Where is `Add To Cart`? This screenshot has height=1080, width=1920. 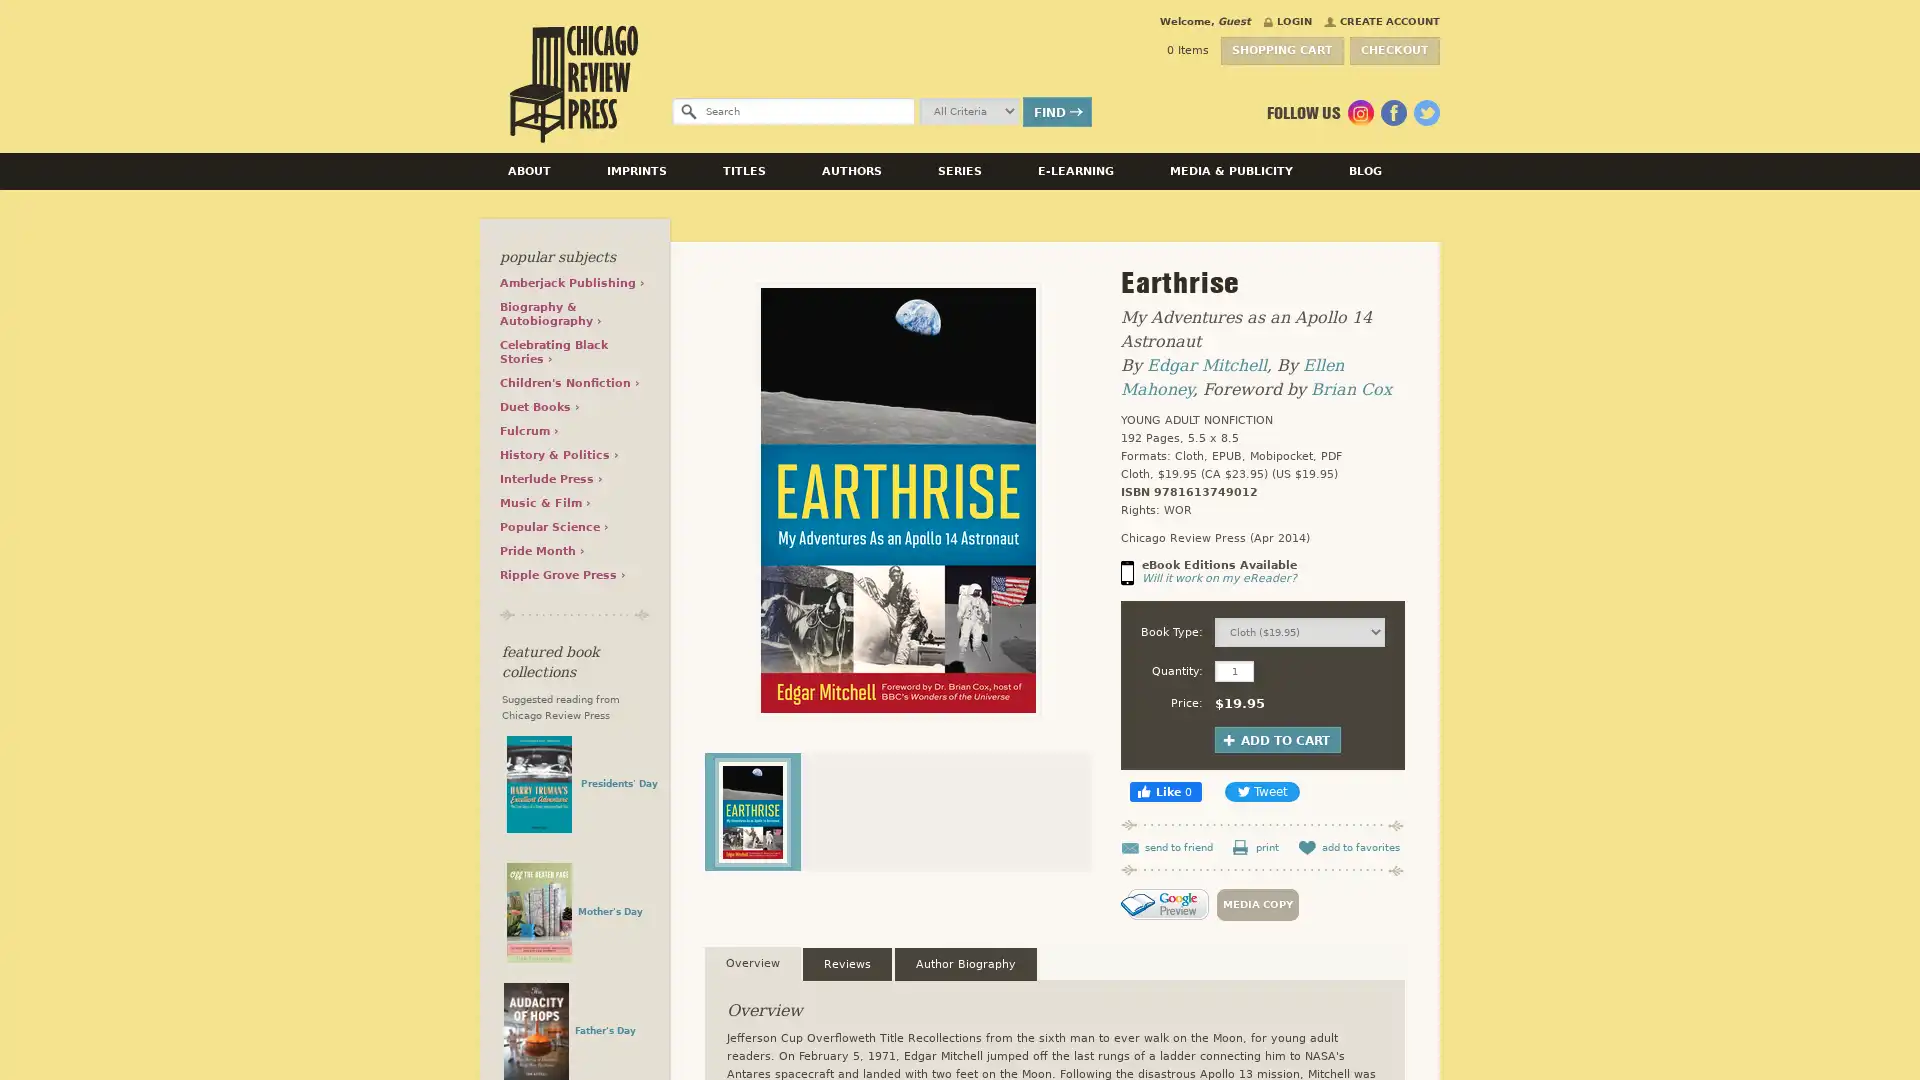
Add To Cart is located at coordinates (1276, 739).